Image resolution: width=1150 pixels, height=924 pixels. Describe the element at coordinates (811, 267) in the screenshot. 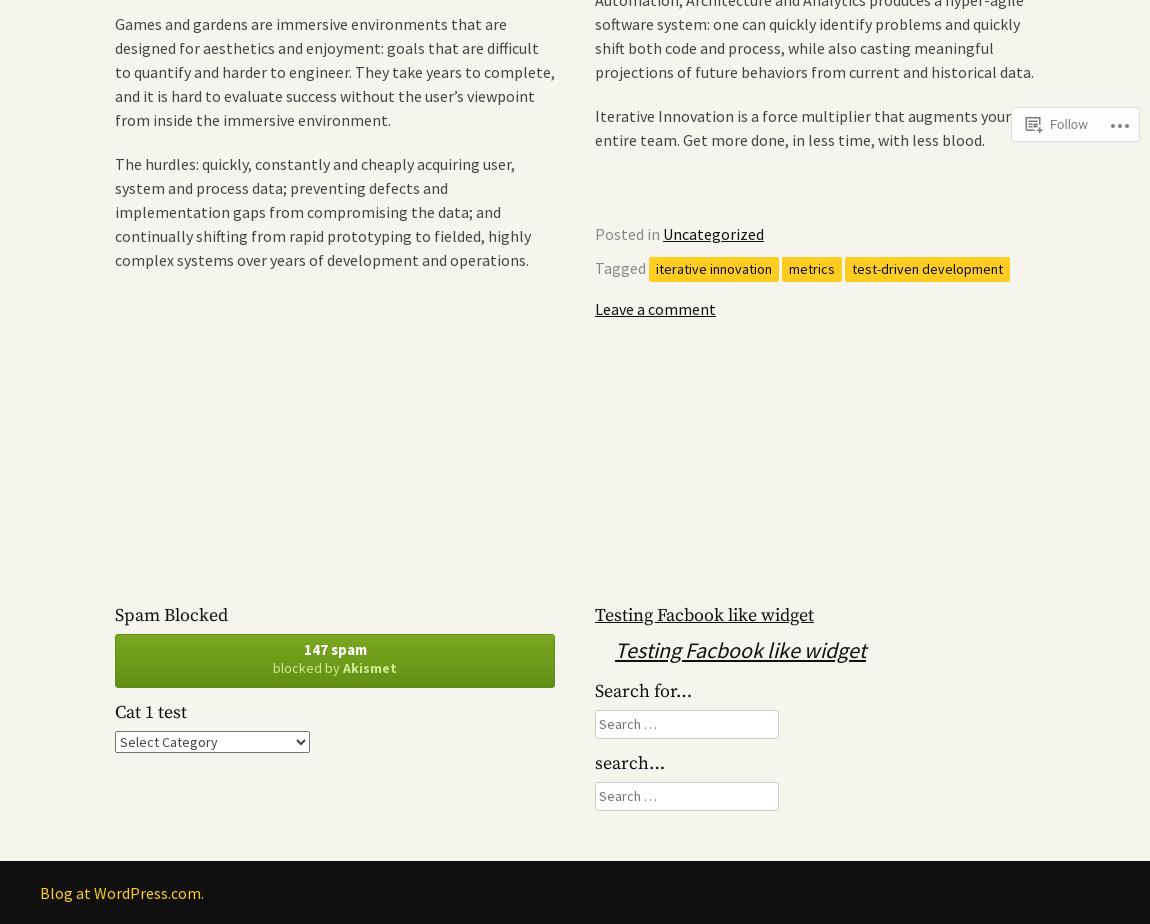

I see `'metrics'` at that location.